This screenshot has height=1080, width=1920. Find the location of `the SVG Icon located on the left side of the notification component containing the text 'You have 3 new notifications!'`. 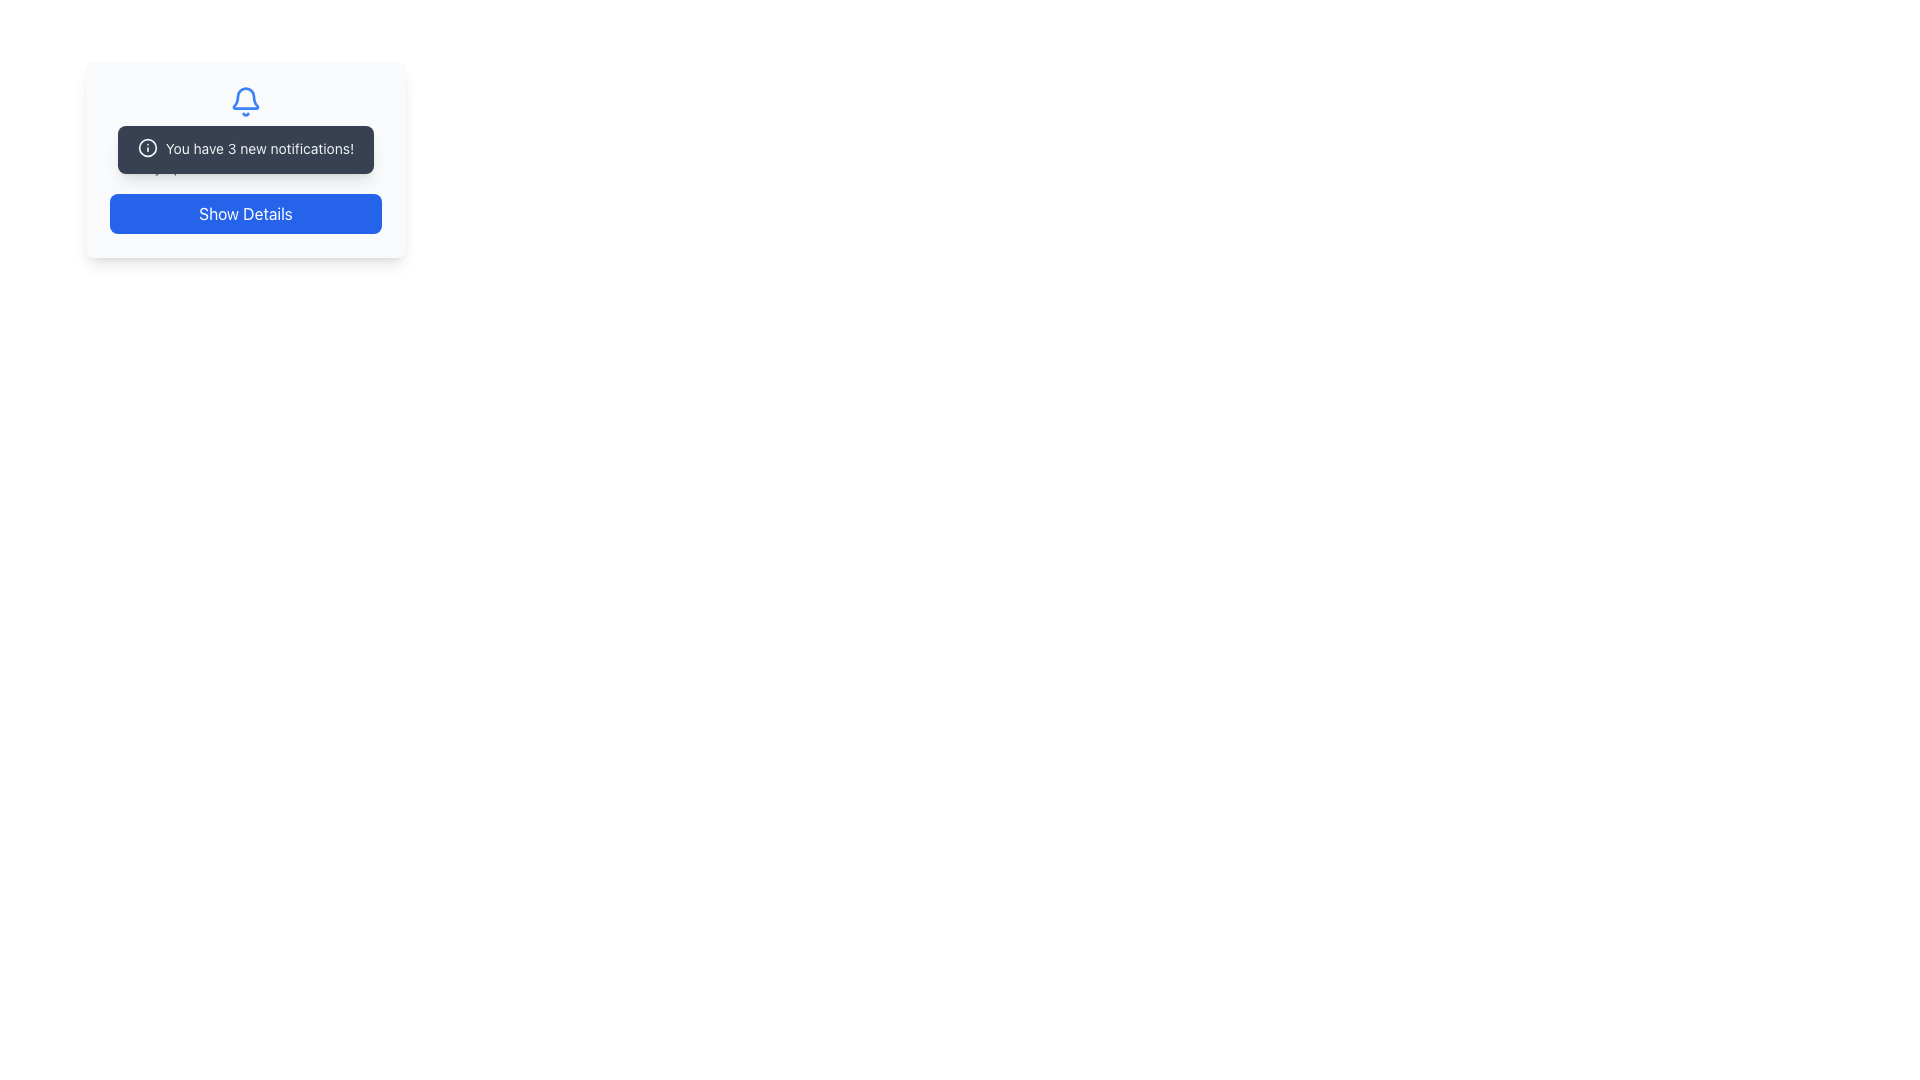

the SVG Icon located on the left side of the notification component containing the text 'You have 3 new notifications!' is located at coordinates (146, 146).